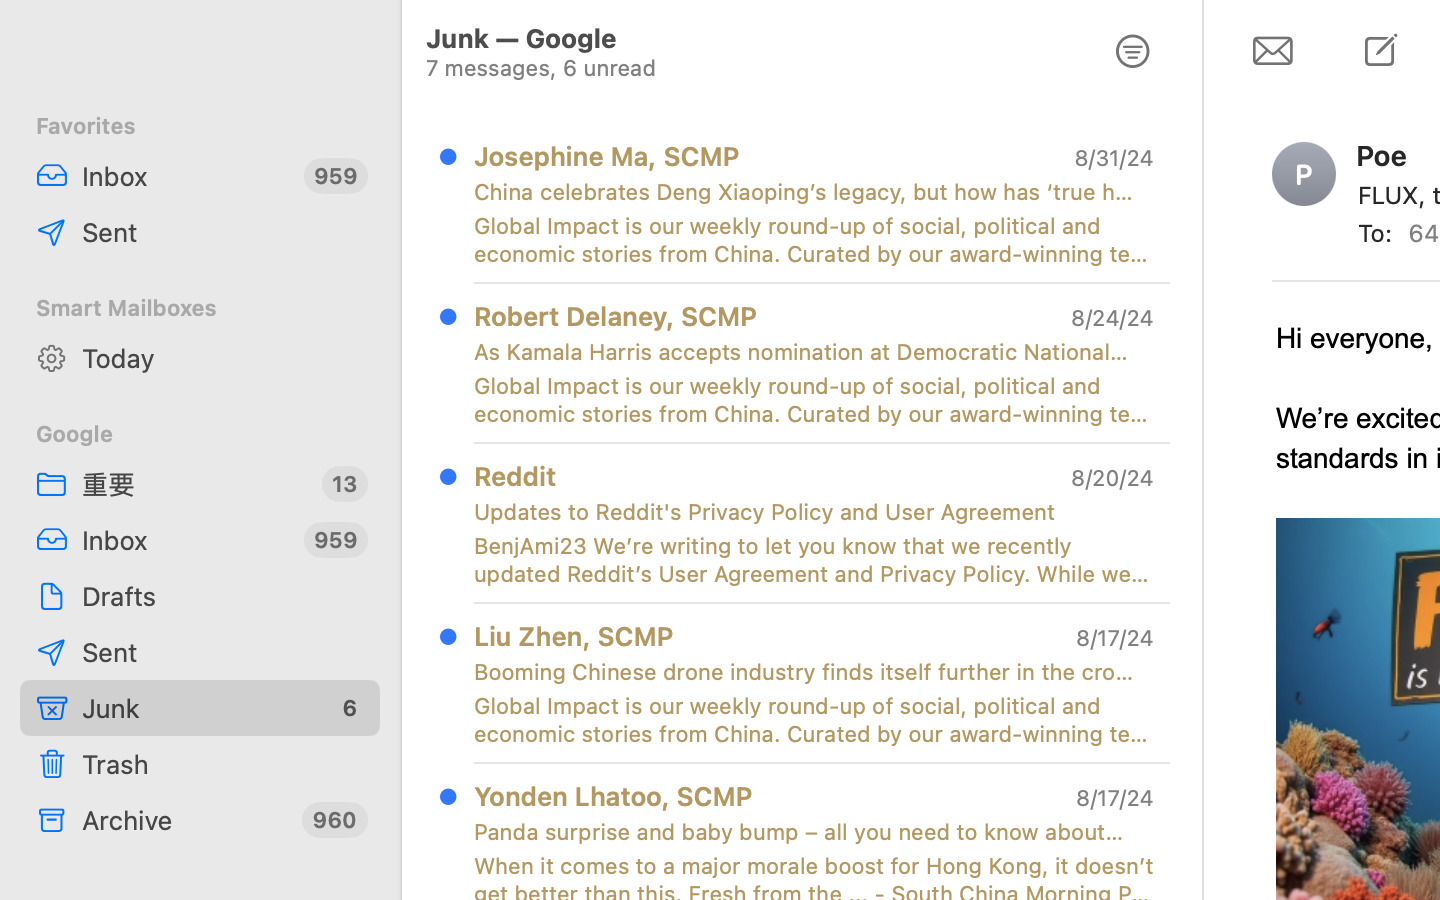 This screenshot has width=1440, height=900. I want to click on 'Archive', so click(184, 819).